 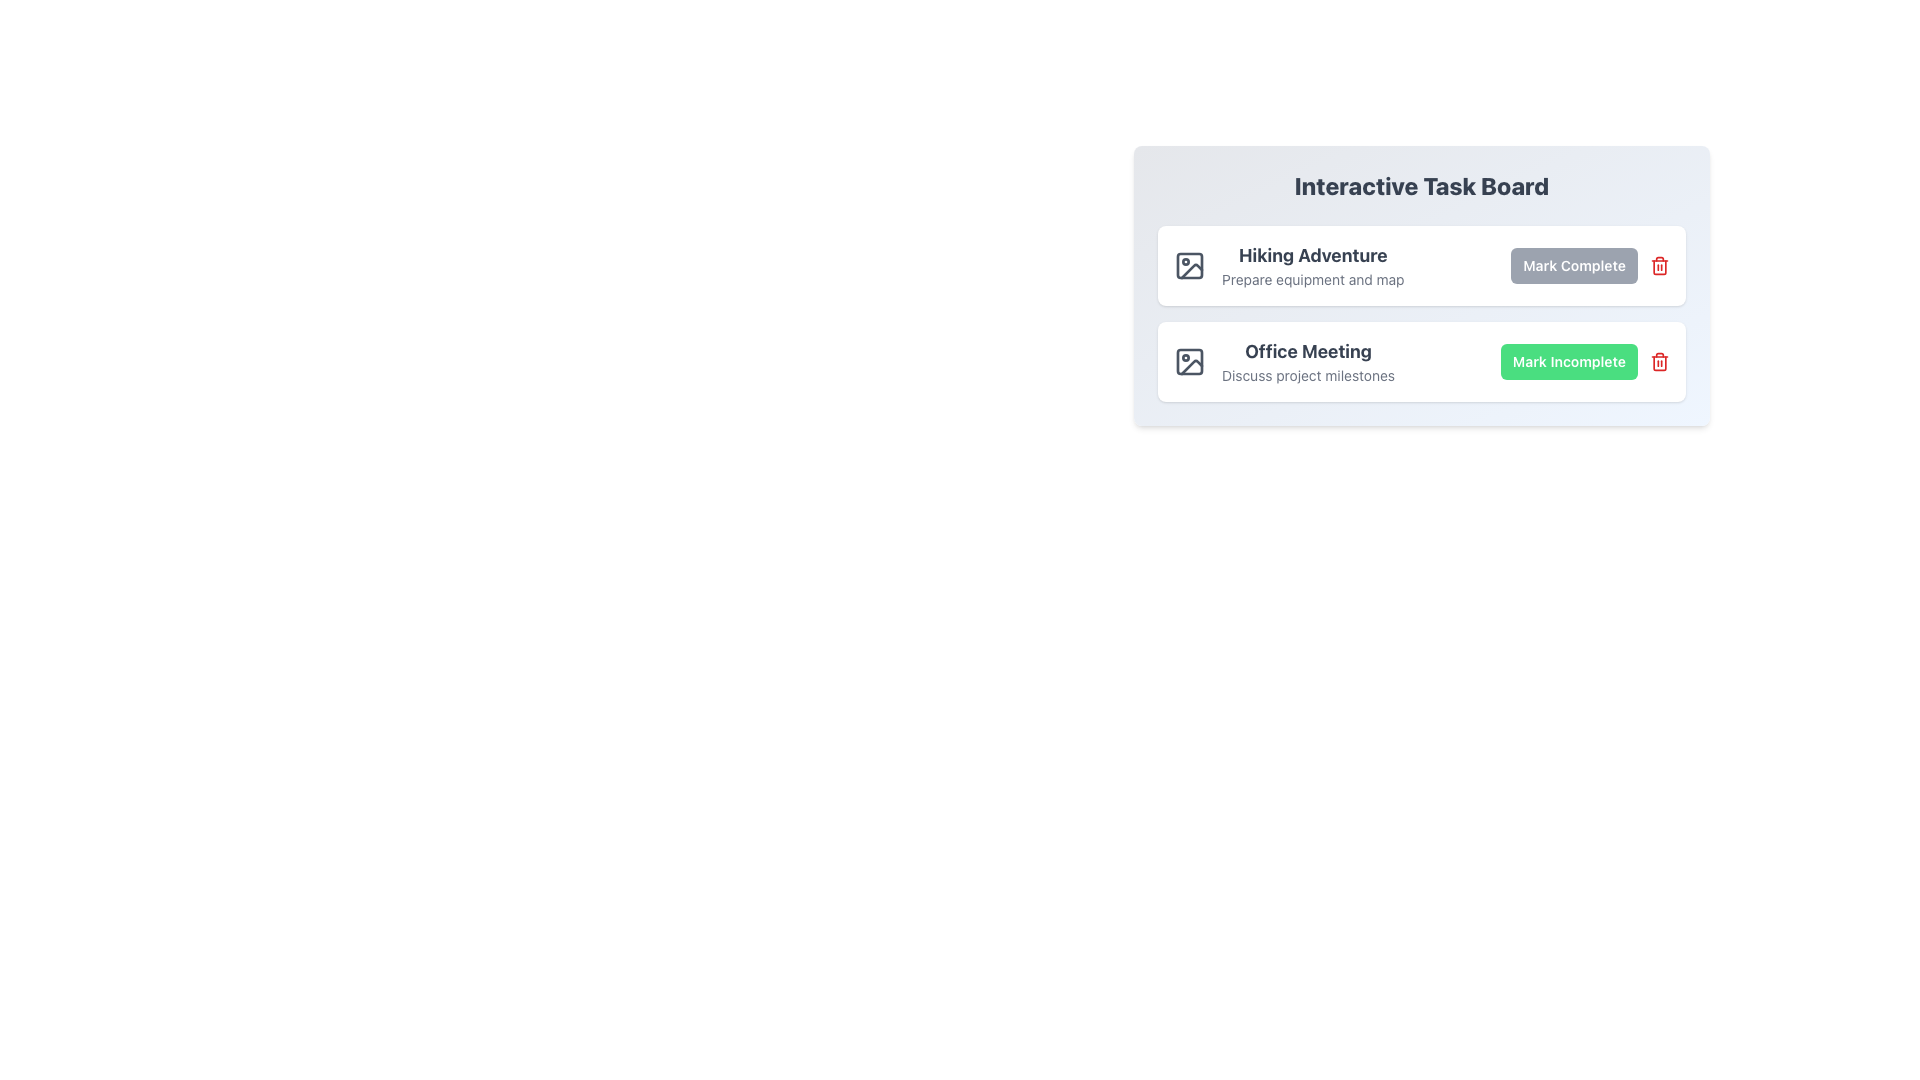 I want to click on the Text block that serves as the header and description for the task labeled 'Office Meeting', located in the second item of the vertical list within the card labeled 'Interactive Task Board', so click(x=1284, y=362).